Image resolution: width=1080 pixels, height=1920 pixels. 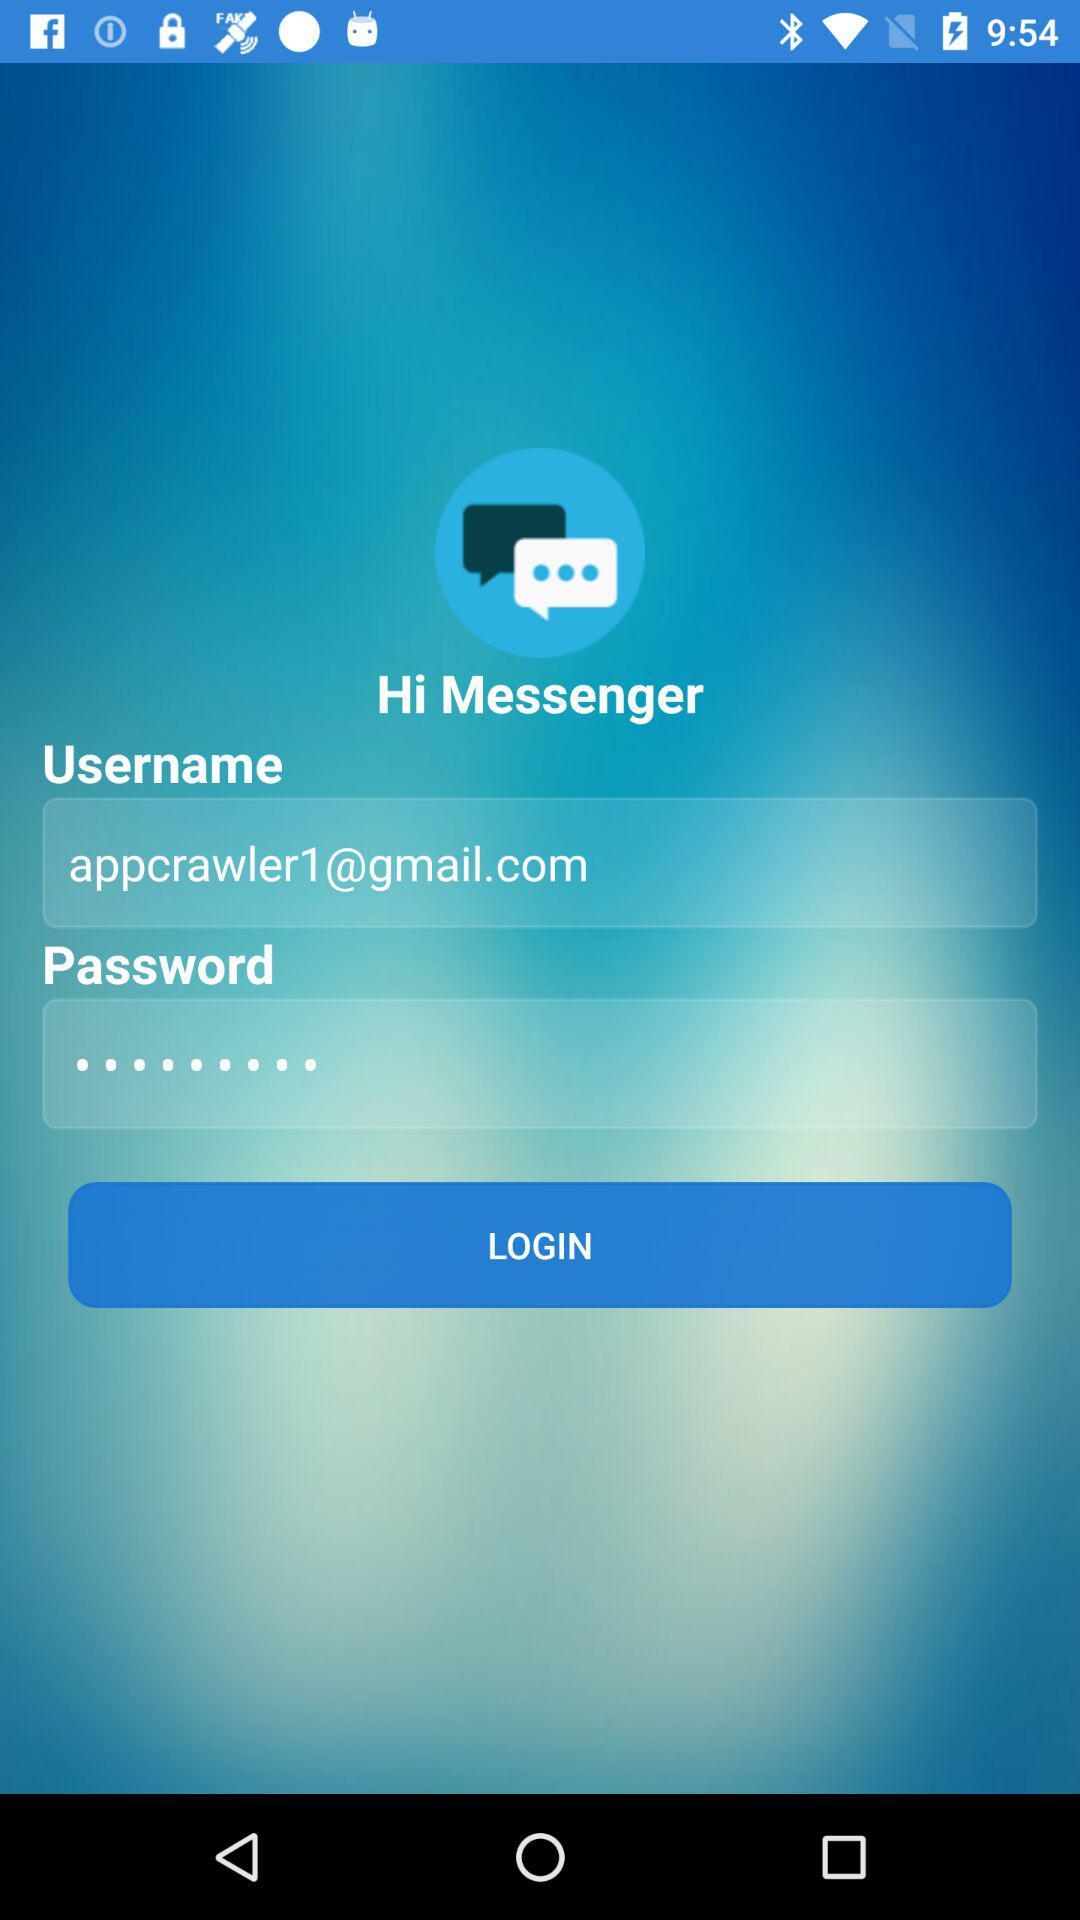 What do you see at coordinates (540, 1062) in the screenshot?
I see `the icon below the password` at bounding box center [540, 1062].